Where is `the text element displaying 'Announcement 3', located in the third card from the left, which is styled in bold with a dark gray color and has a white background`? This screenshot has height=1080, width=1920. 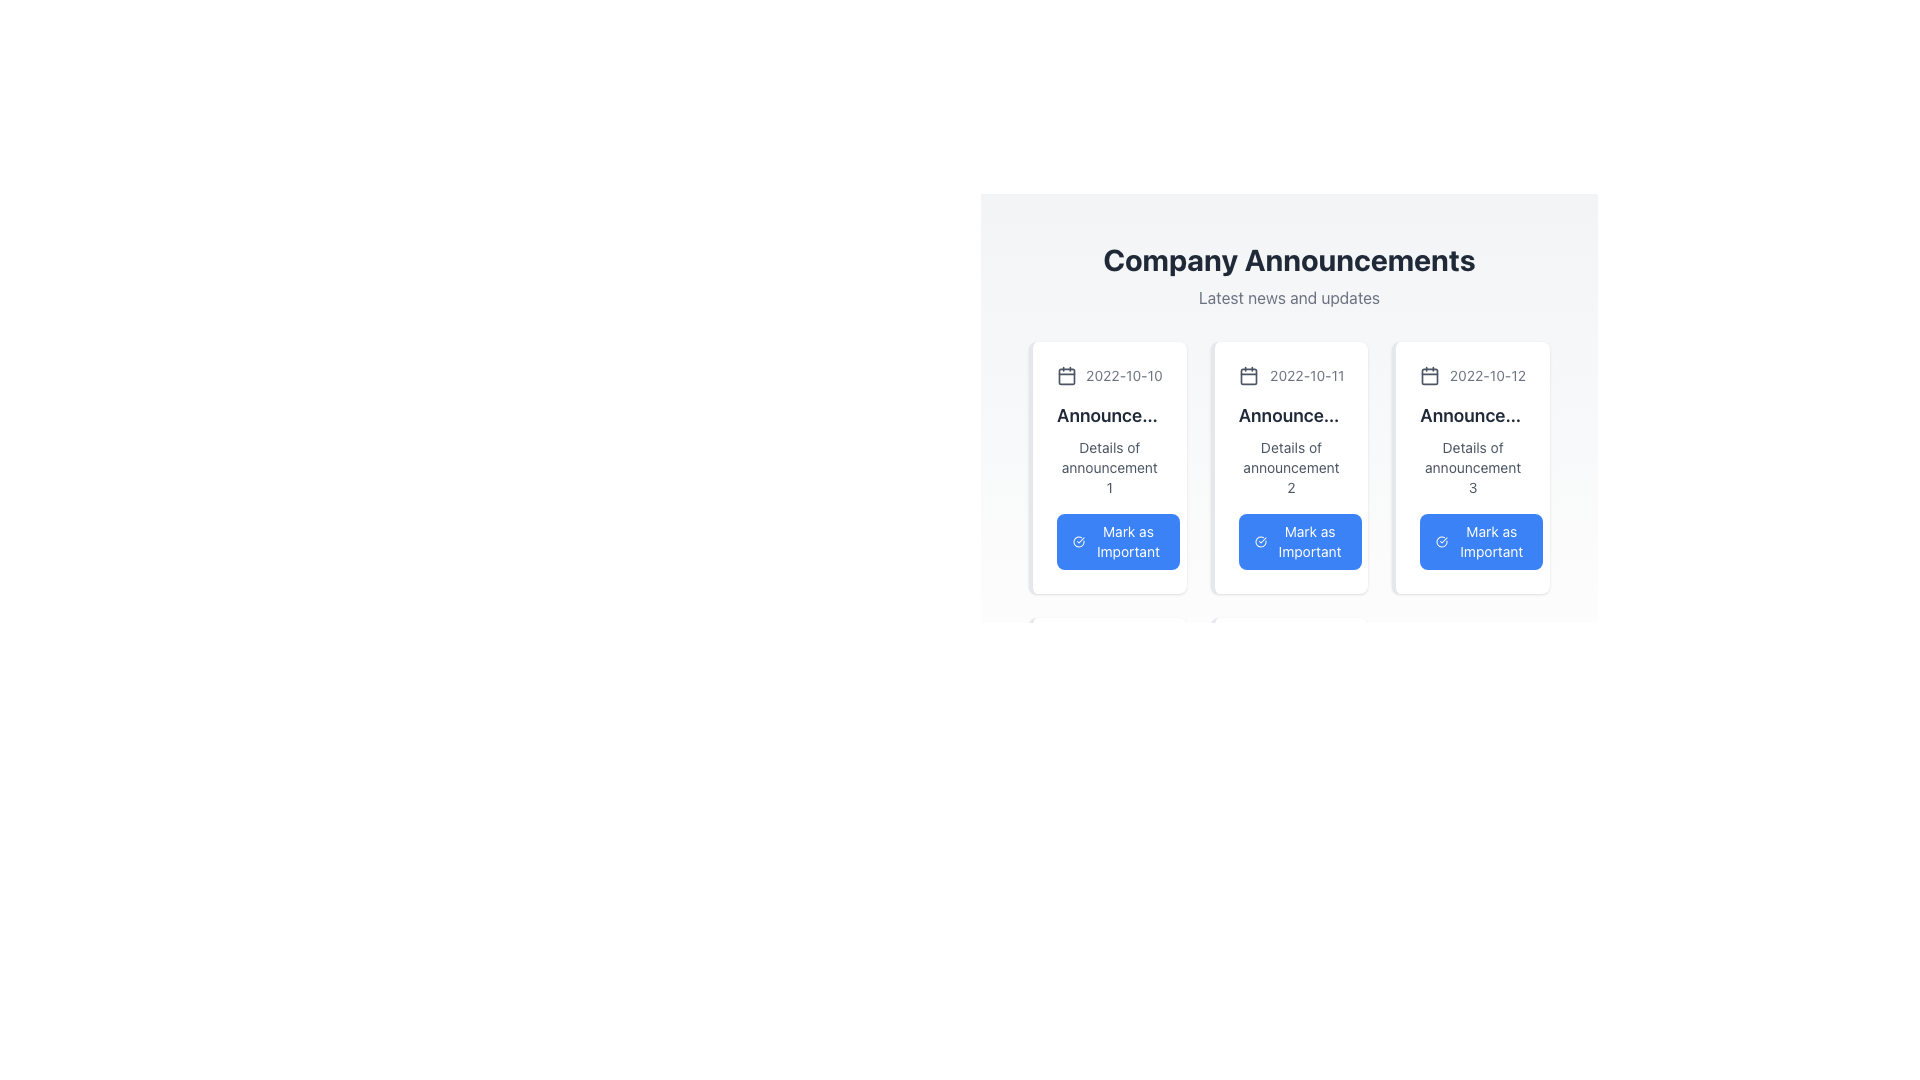
the text element displaying 'Announcement 3', located in the third card from the left, which is styled in bold with a dark gray color and has a white background is located at coordinates (1473, 415).